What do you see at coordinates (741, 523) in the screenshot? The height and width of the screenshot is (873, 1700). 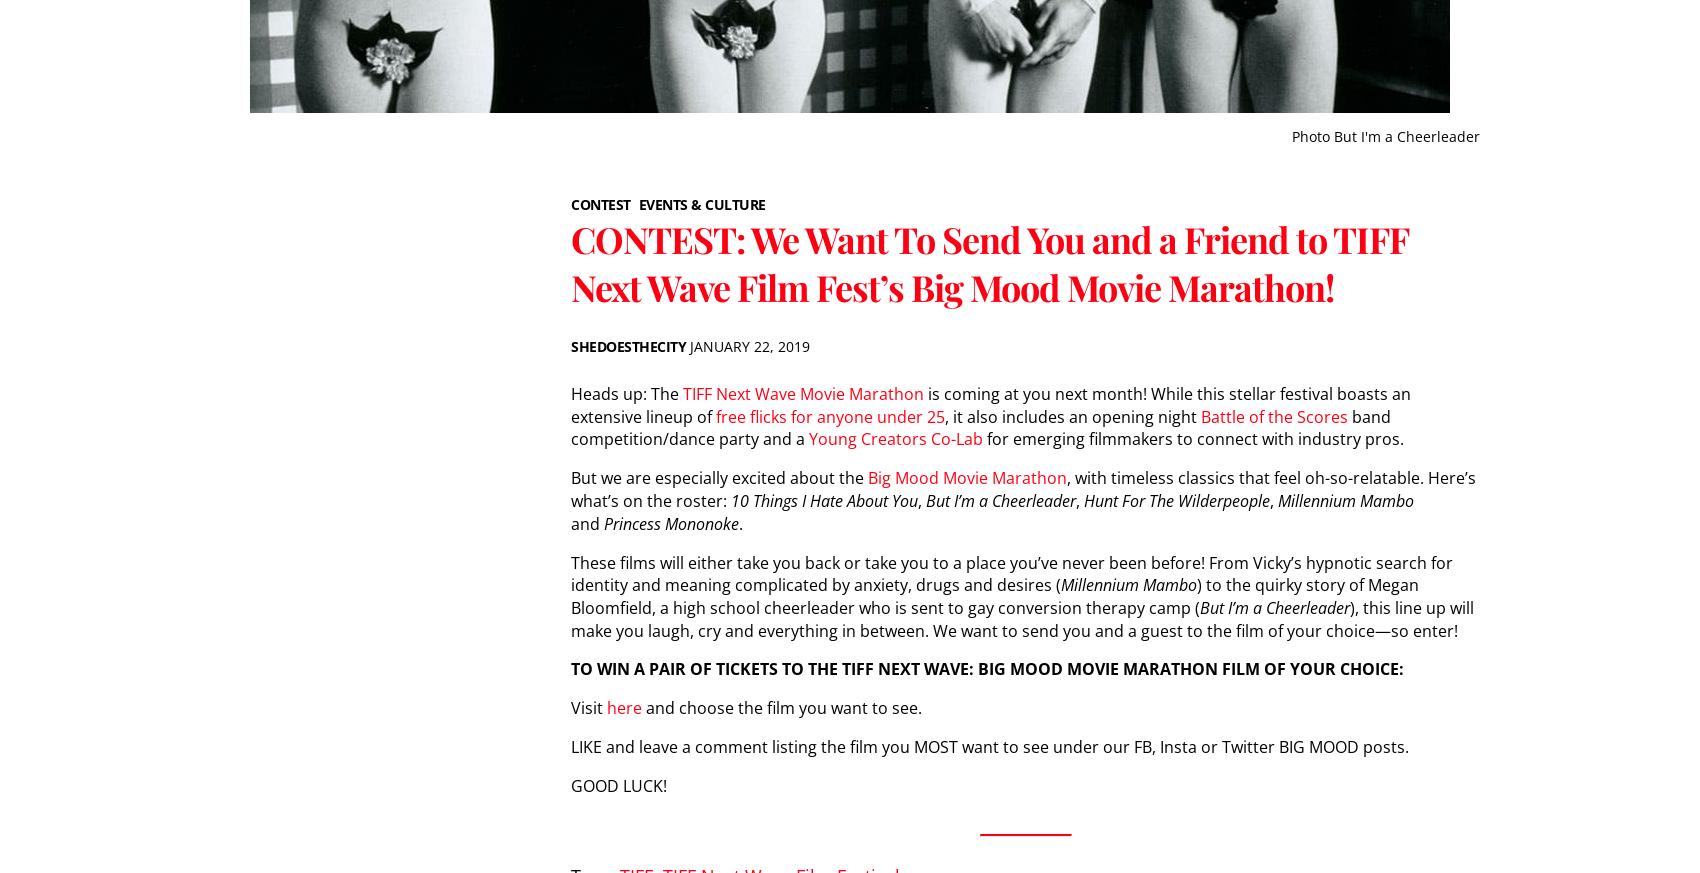 I see `'.'` at bounding box center [741, 523].